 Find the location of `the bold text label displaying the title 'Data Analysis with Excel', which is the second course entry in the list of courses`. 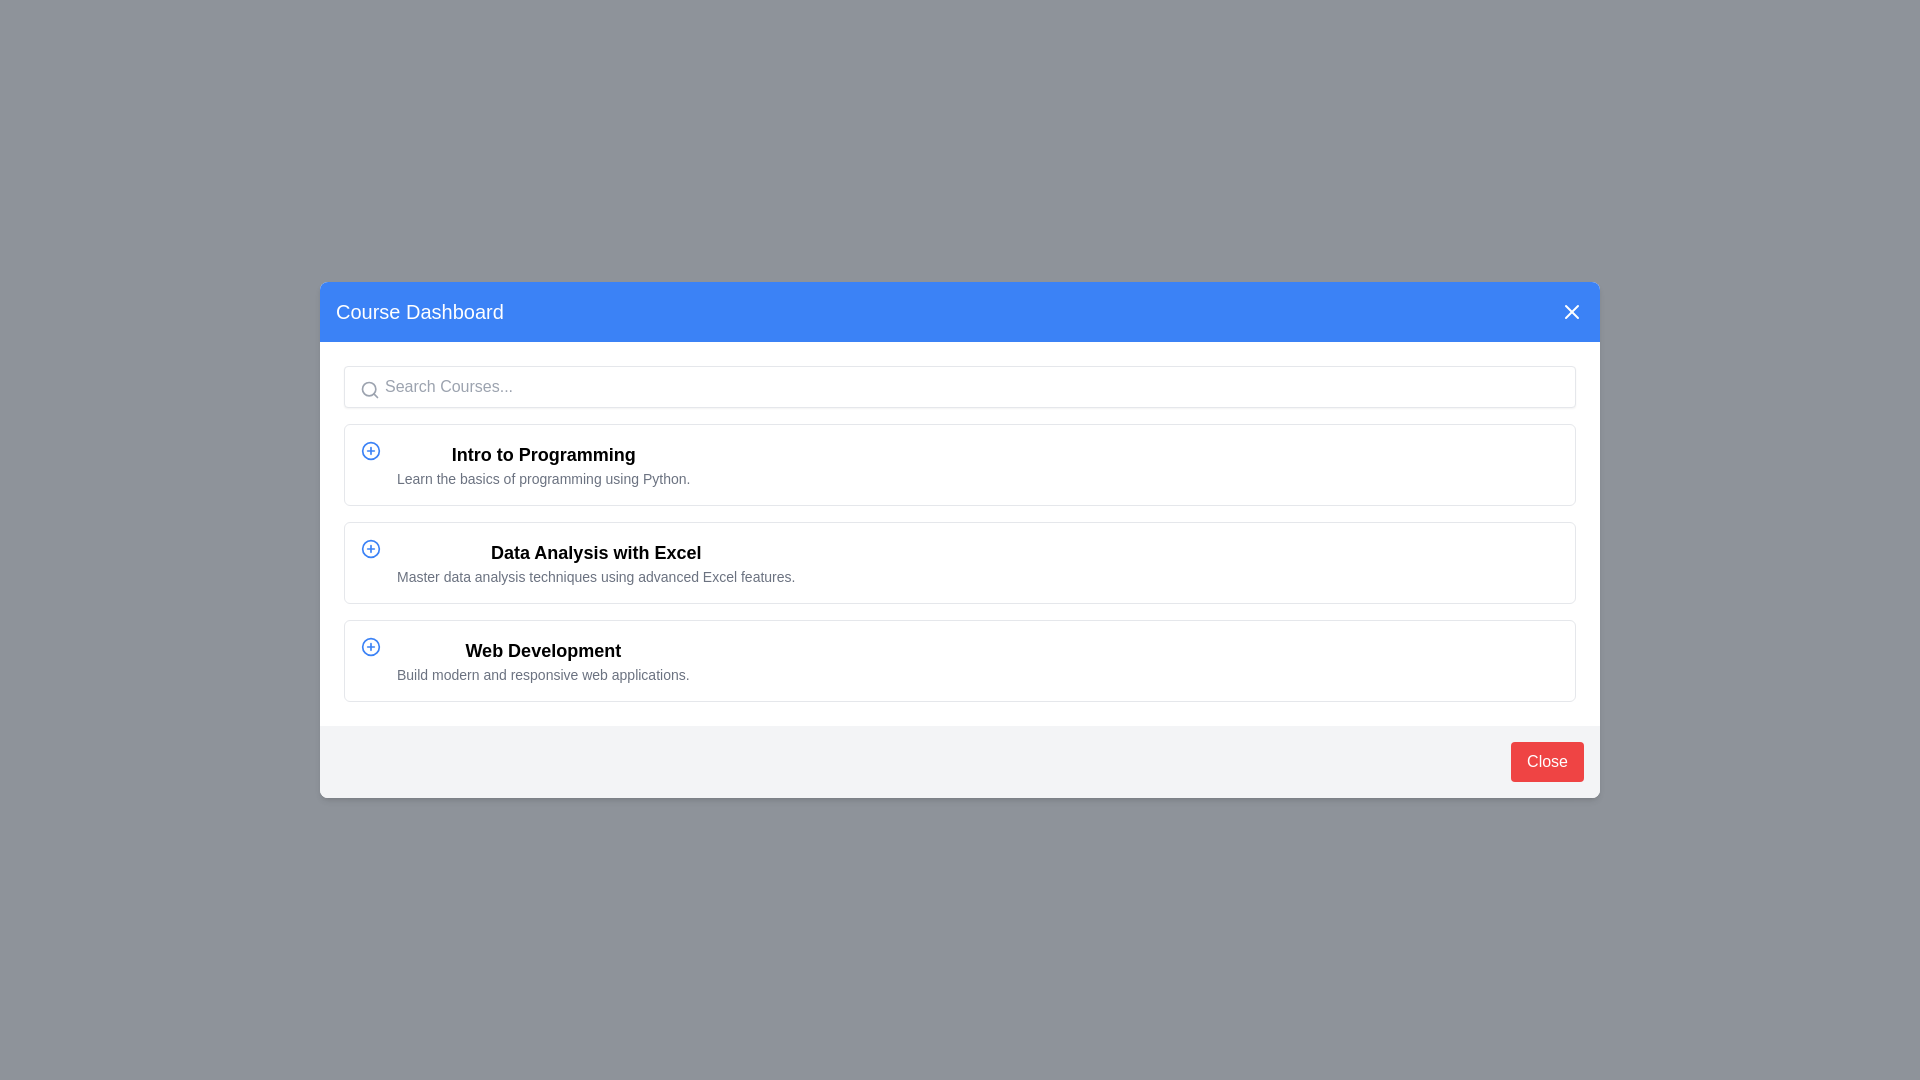

the bold text label displaying the title 'Data Analysis with Excel', which is the second course entry in the list of courses is located at coordinates (595, 552).